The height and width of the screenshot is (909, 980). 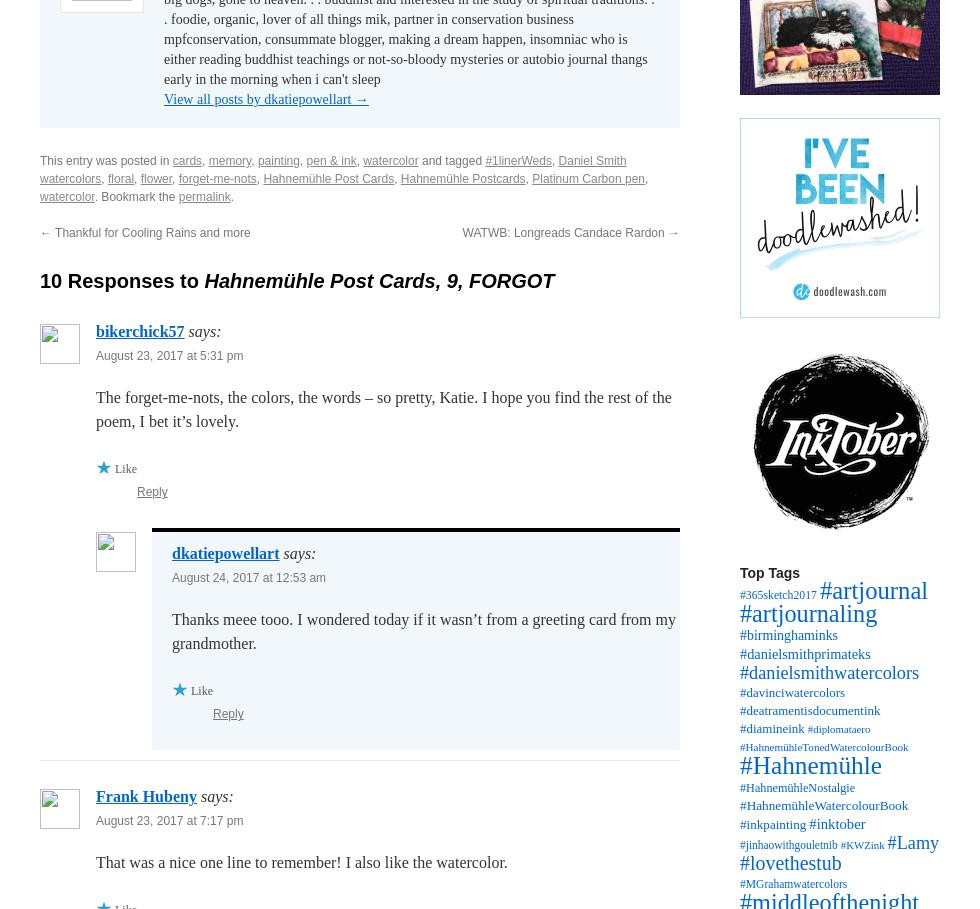 I want to click on 'August 24, 2017 at 12:53 am', so click(x=249, y=577).